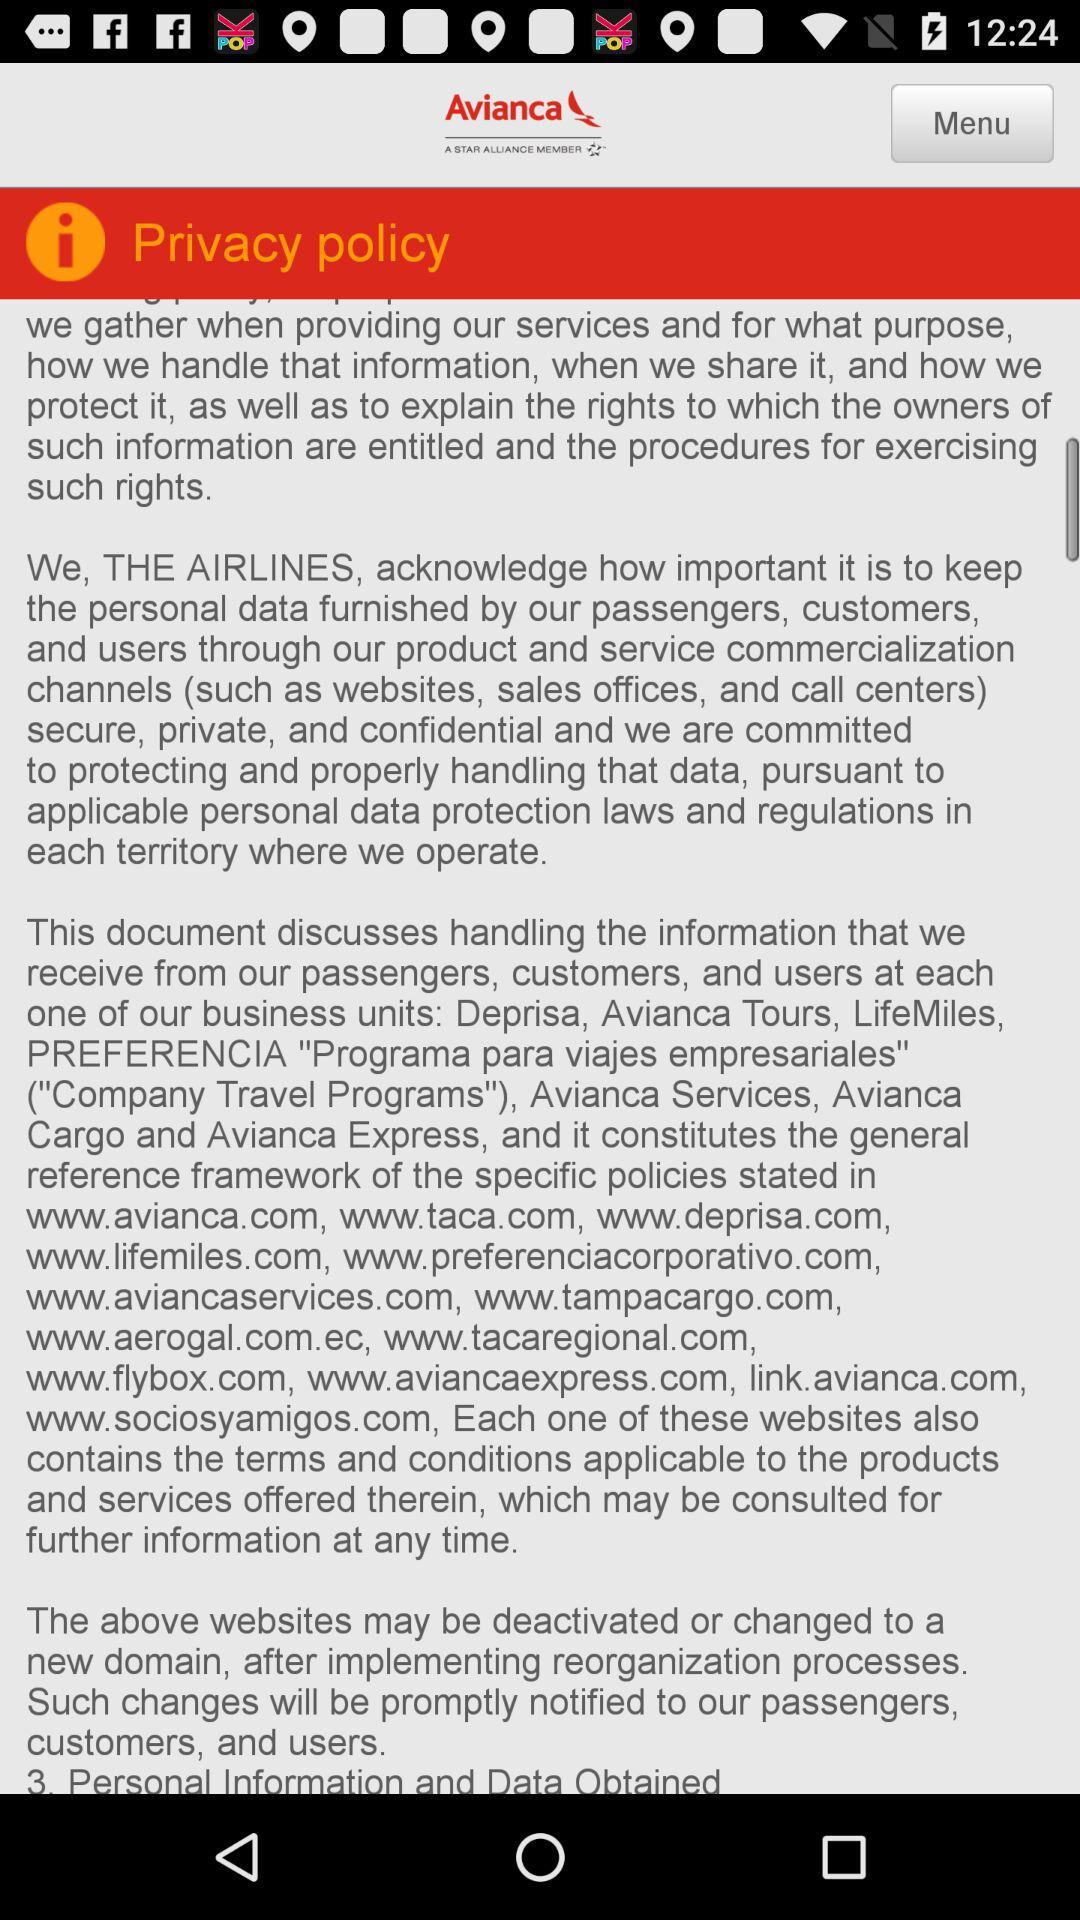 This screenshot has height=1920, width=1080. What do you see at coordinates (540, 1045) in the screenshot?
I see `1 who we icon` at bounding box center [540, 1045].